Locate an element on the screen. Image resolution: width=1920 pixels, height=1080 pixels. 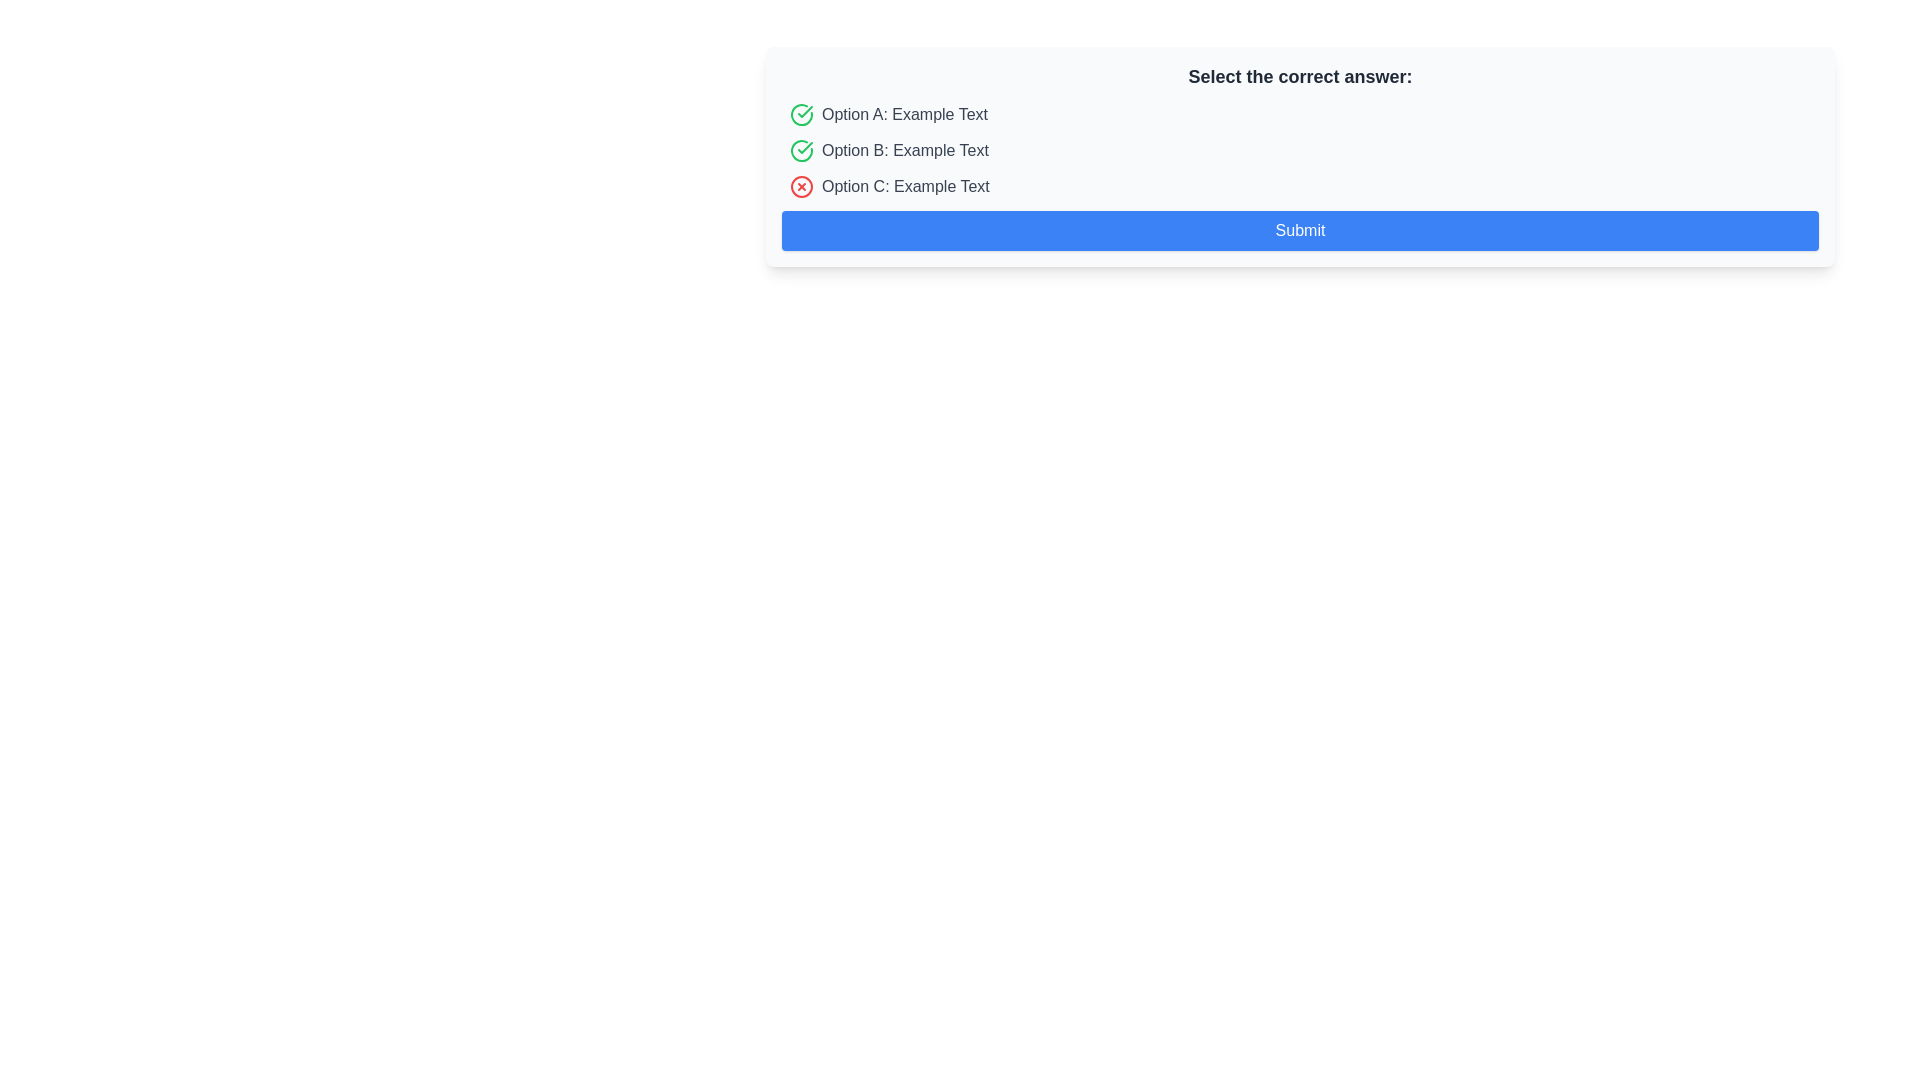
the icon that indicates the correctness of the choice, located to the left of the text 'Option A: Example Text' in the first option of the multiple-choice layout is located at coordinates (801, 115).